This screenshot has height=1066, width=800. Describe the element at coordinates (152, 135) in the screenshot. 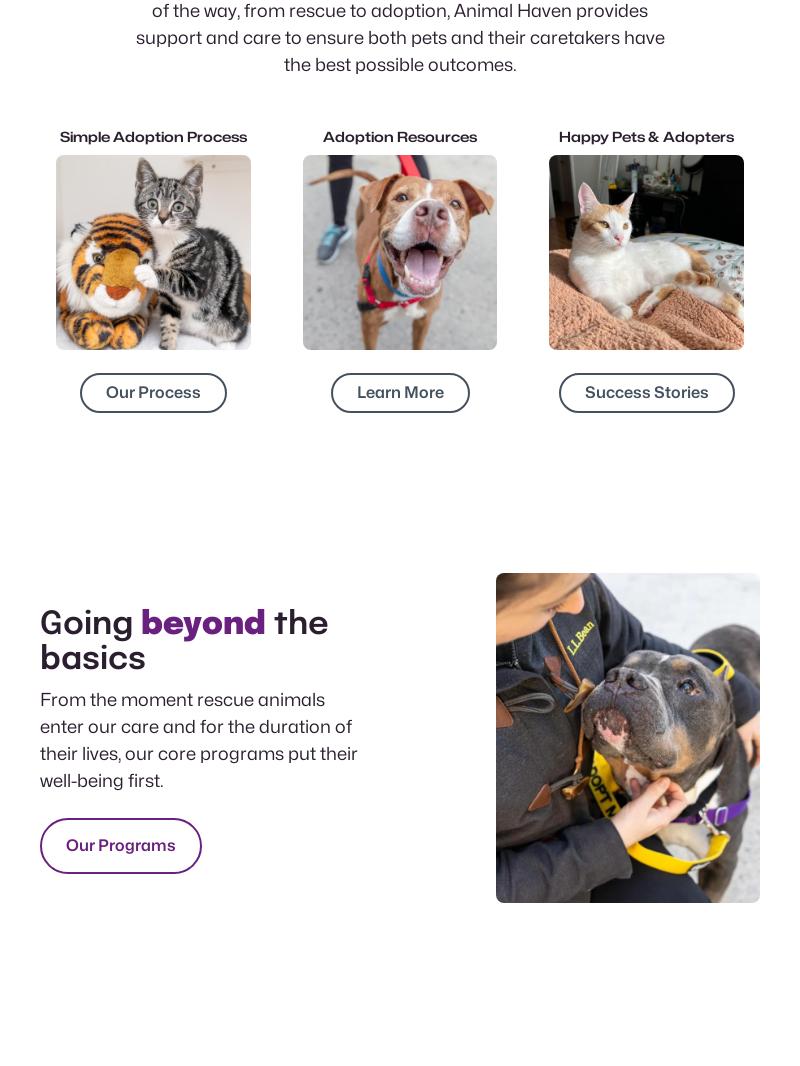

I see `'Simple Adoption Process'` at that location.